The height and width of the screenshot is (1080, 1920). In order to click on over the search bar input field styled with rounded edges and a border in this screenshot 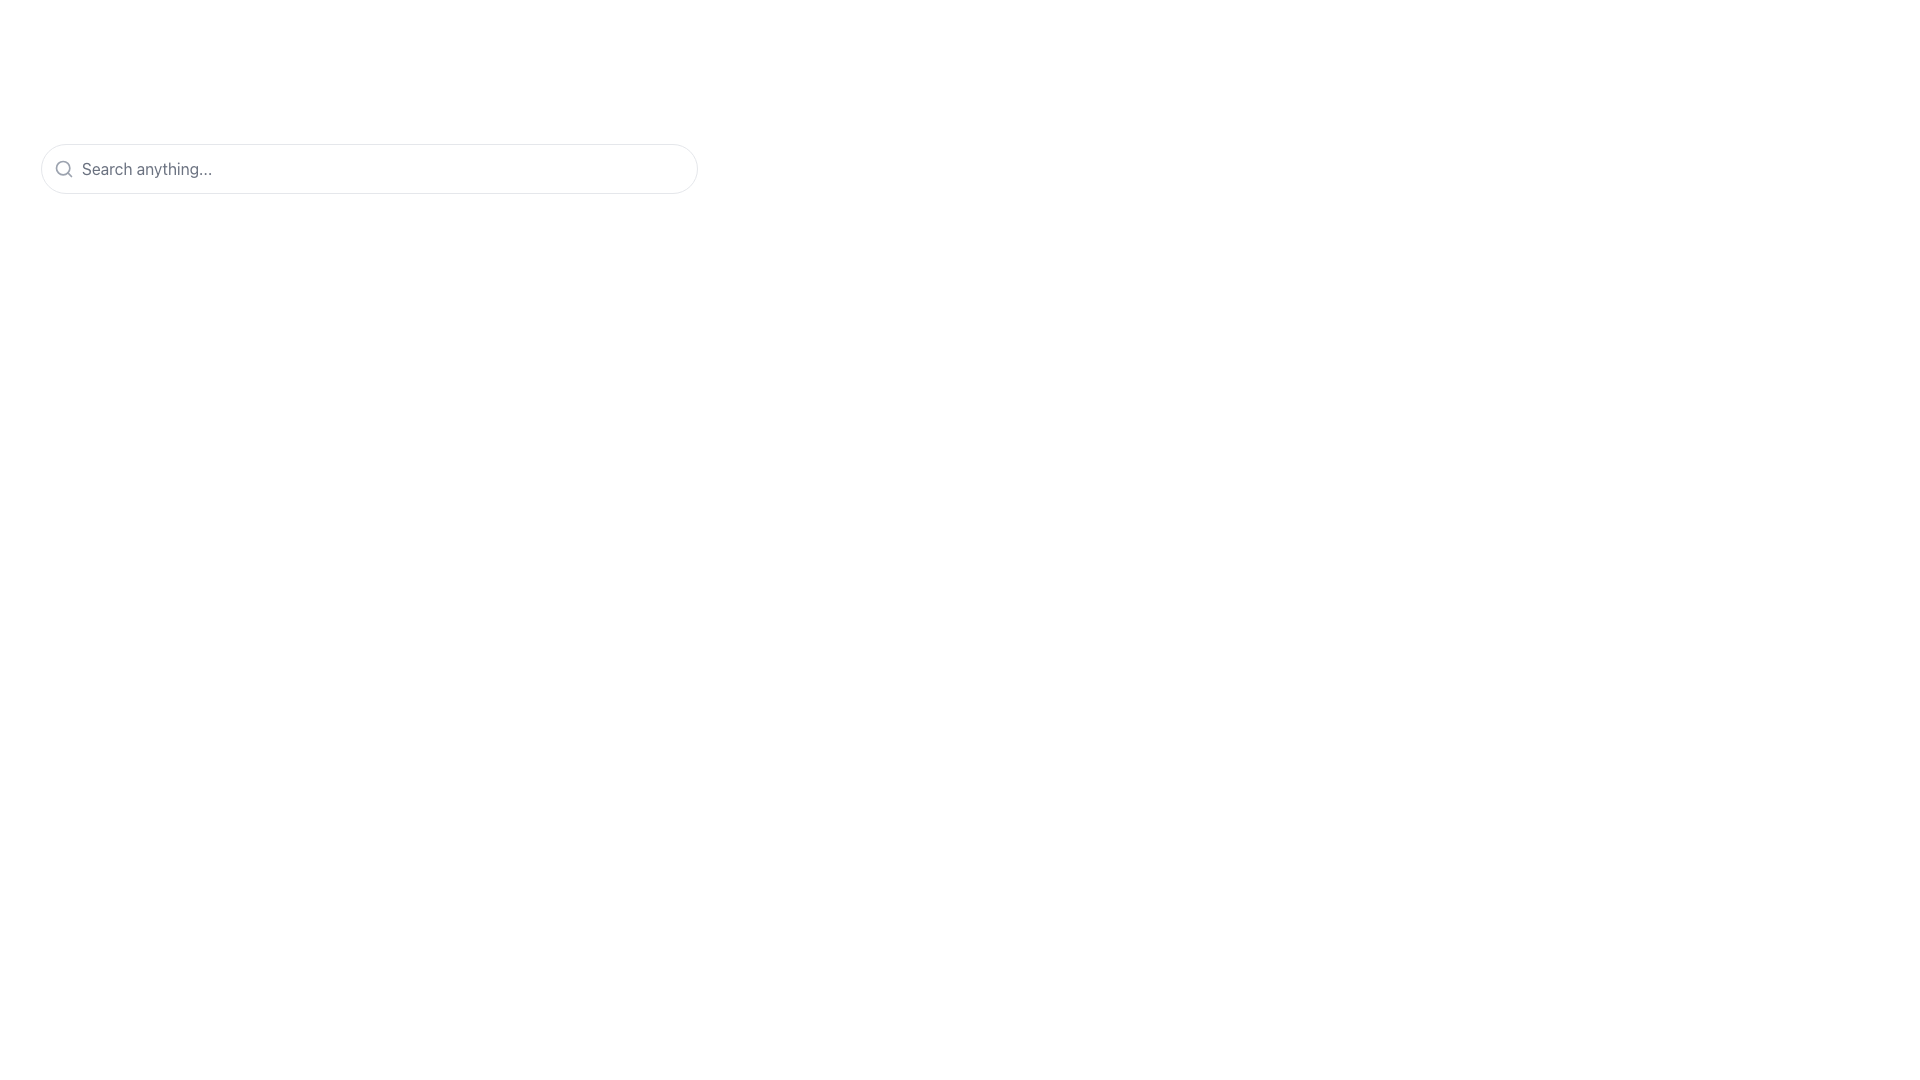, I will do `click(369, 168)`.